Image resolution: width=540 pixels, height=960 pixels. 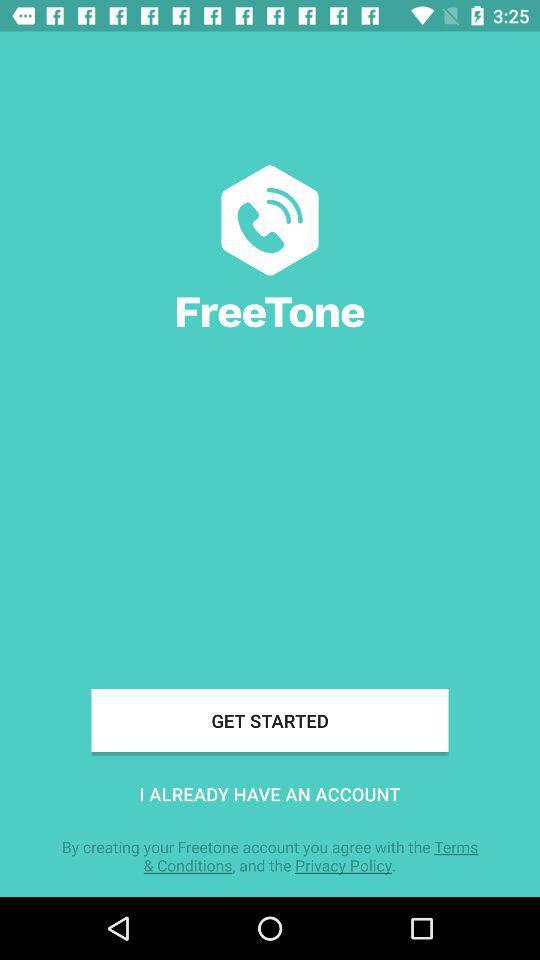 I want to click on the item below i already have item, so click(x=270, y=855).